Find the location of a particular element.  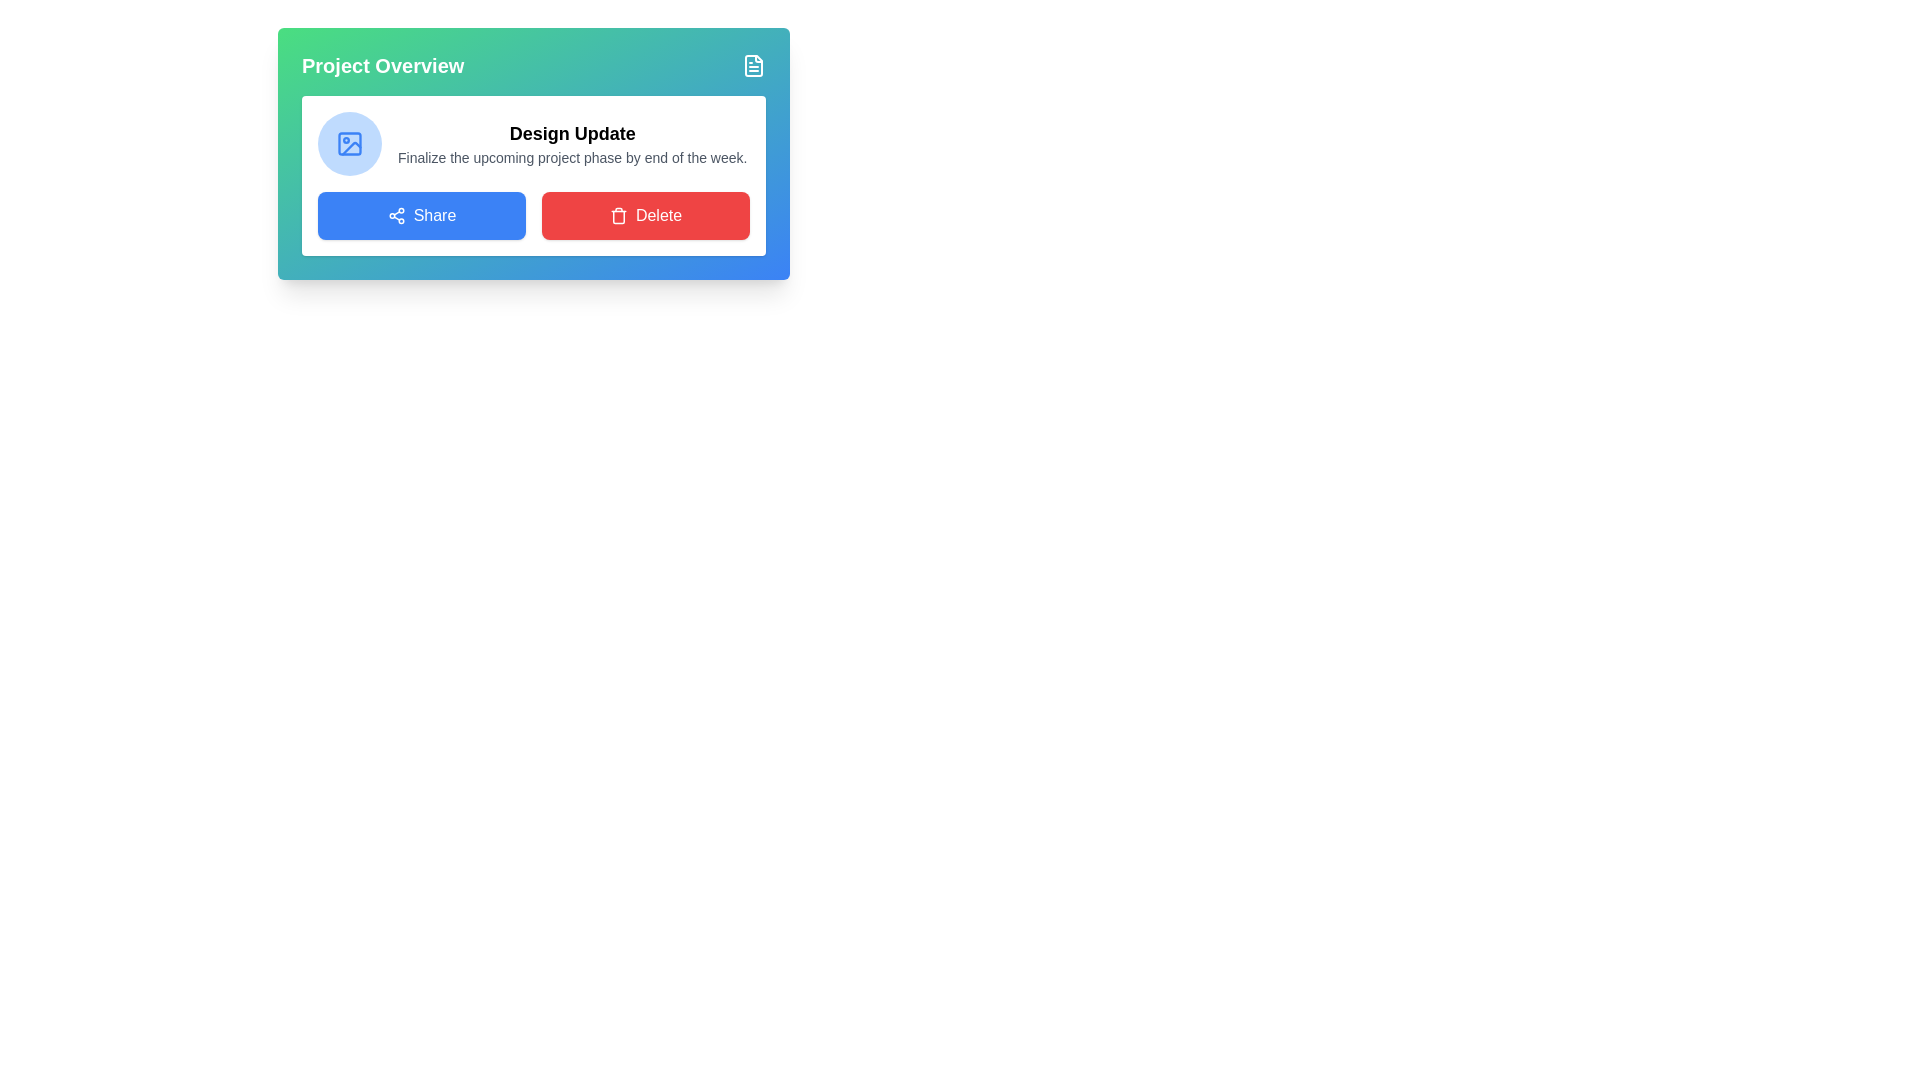

the delete button located at the bottom-right of the two-button row inside the card to observe its hover effects is located at coordinates (646, 216).